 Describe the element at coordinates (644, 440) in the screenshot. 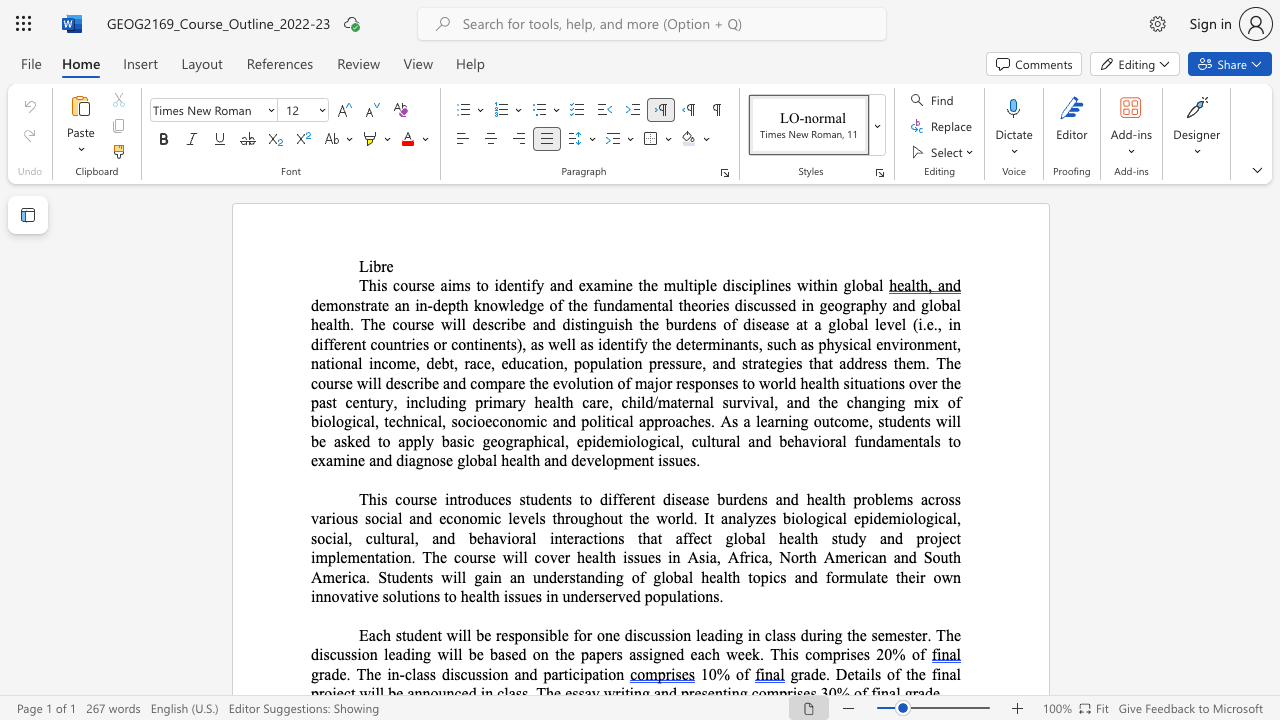

I see `the 6th character "o" in the text` at that location.